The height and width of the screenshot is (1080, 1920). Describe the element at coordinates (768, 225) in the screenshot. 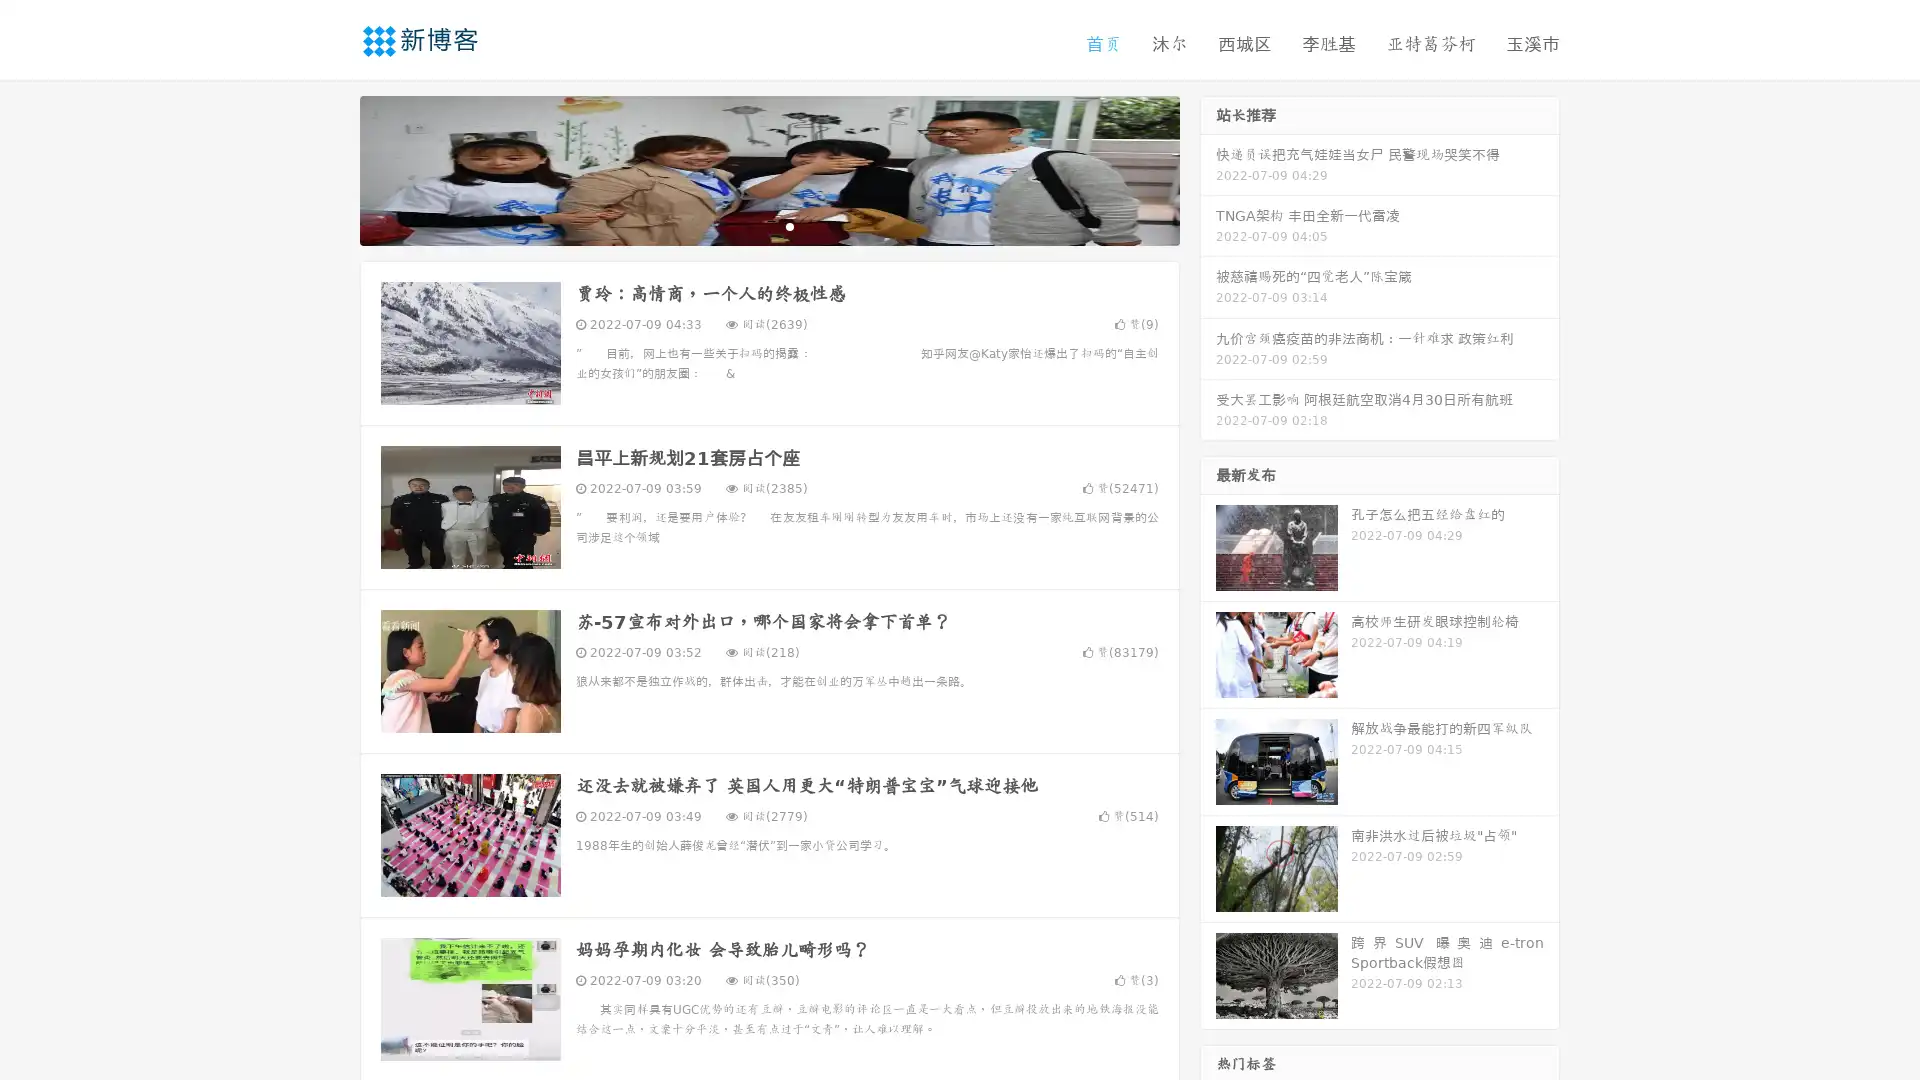

I see `Go to slide 2` at that location.